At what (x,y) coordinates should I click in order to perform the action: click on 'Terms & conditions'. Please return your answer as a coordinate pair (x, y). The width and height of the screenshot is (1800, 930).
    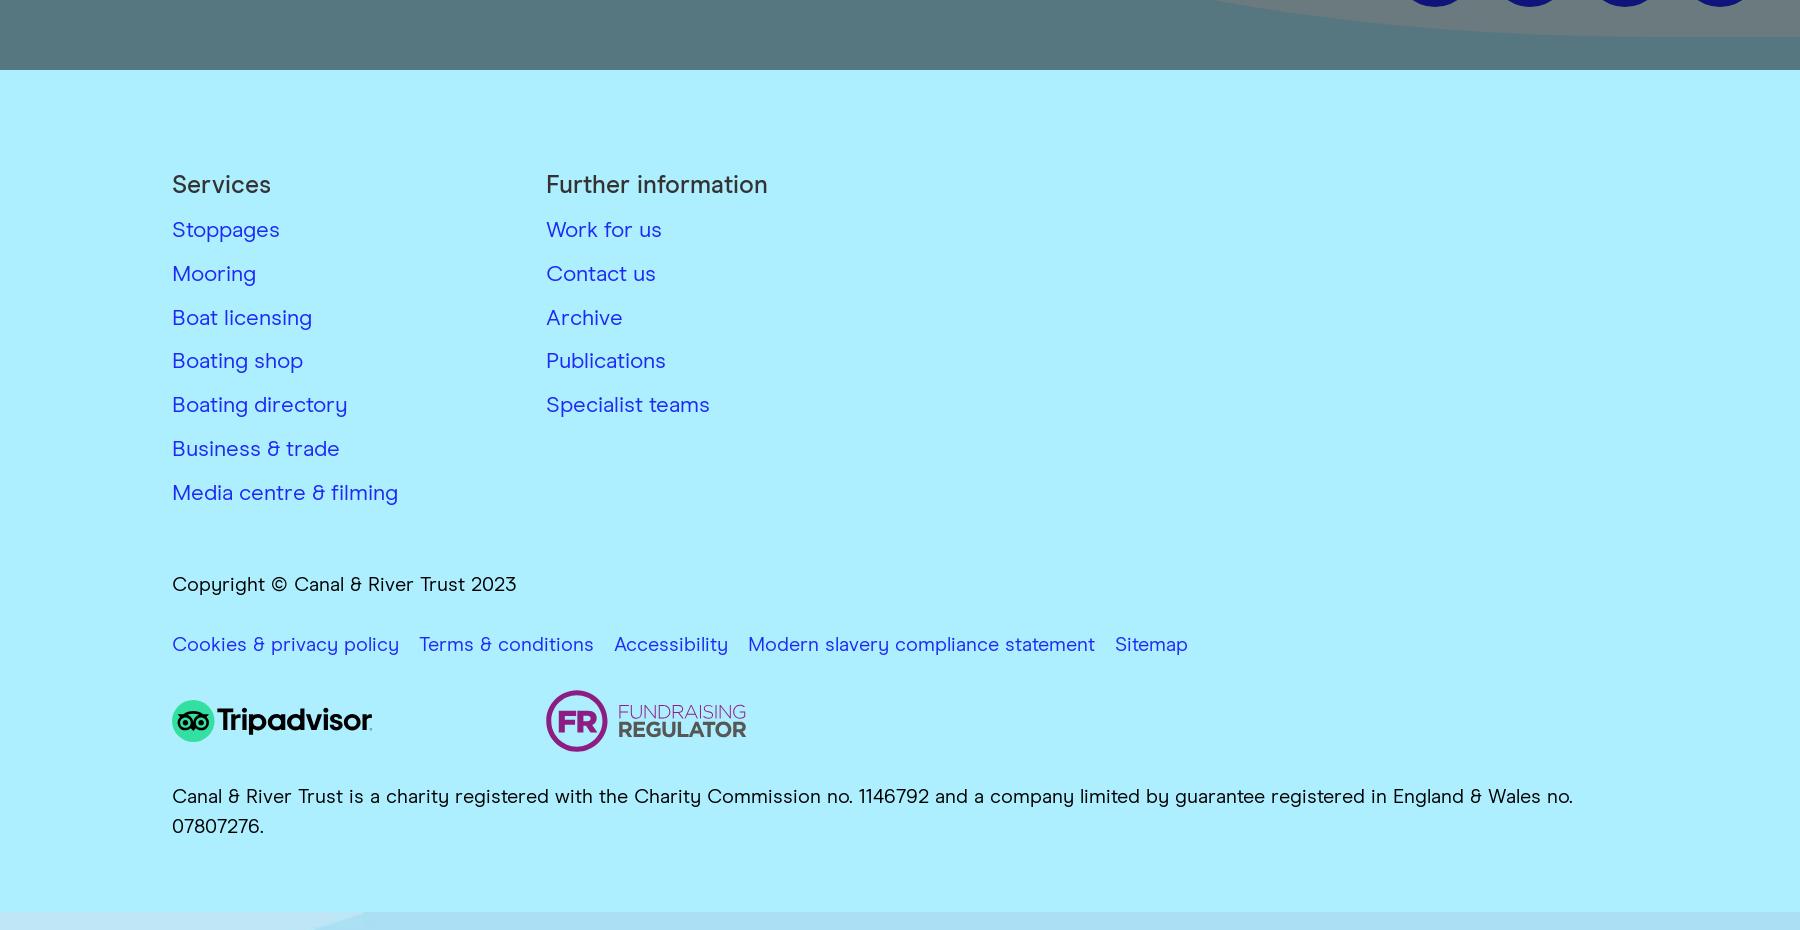
    Looking at the image, I should click on (505, 643).